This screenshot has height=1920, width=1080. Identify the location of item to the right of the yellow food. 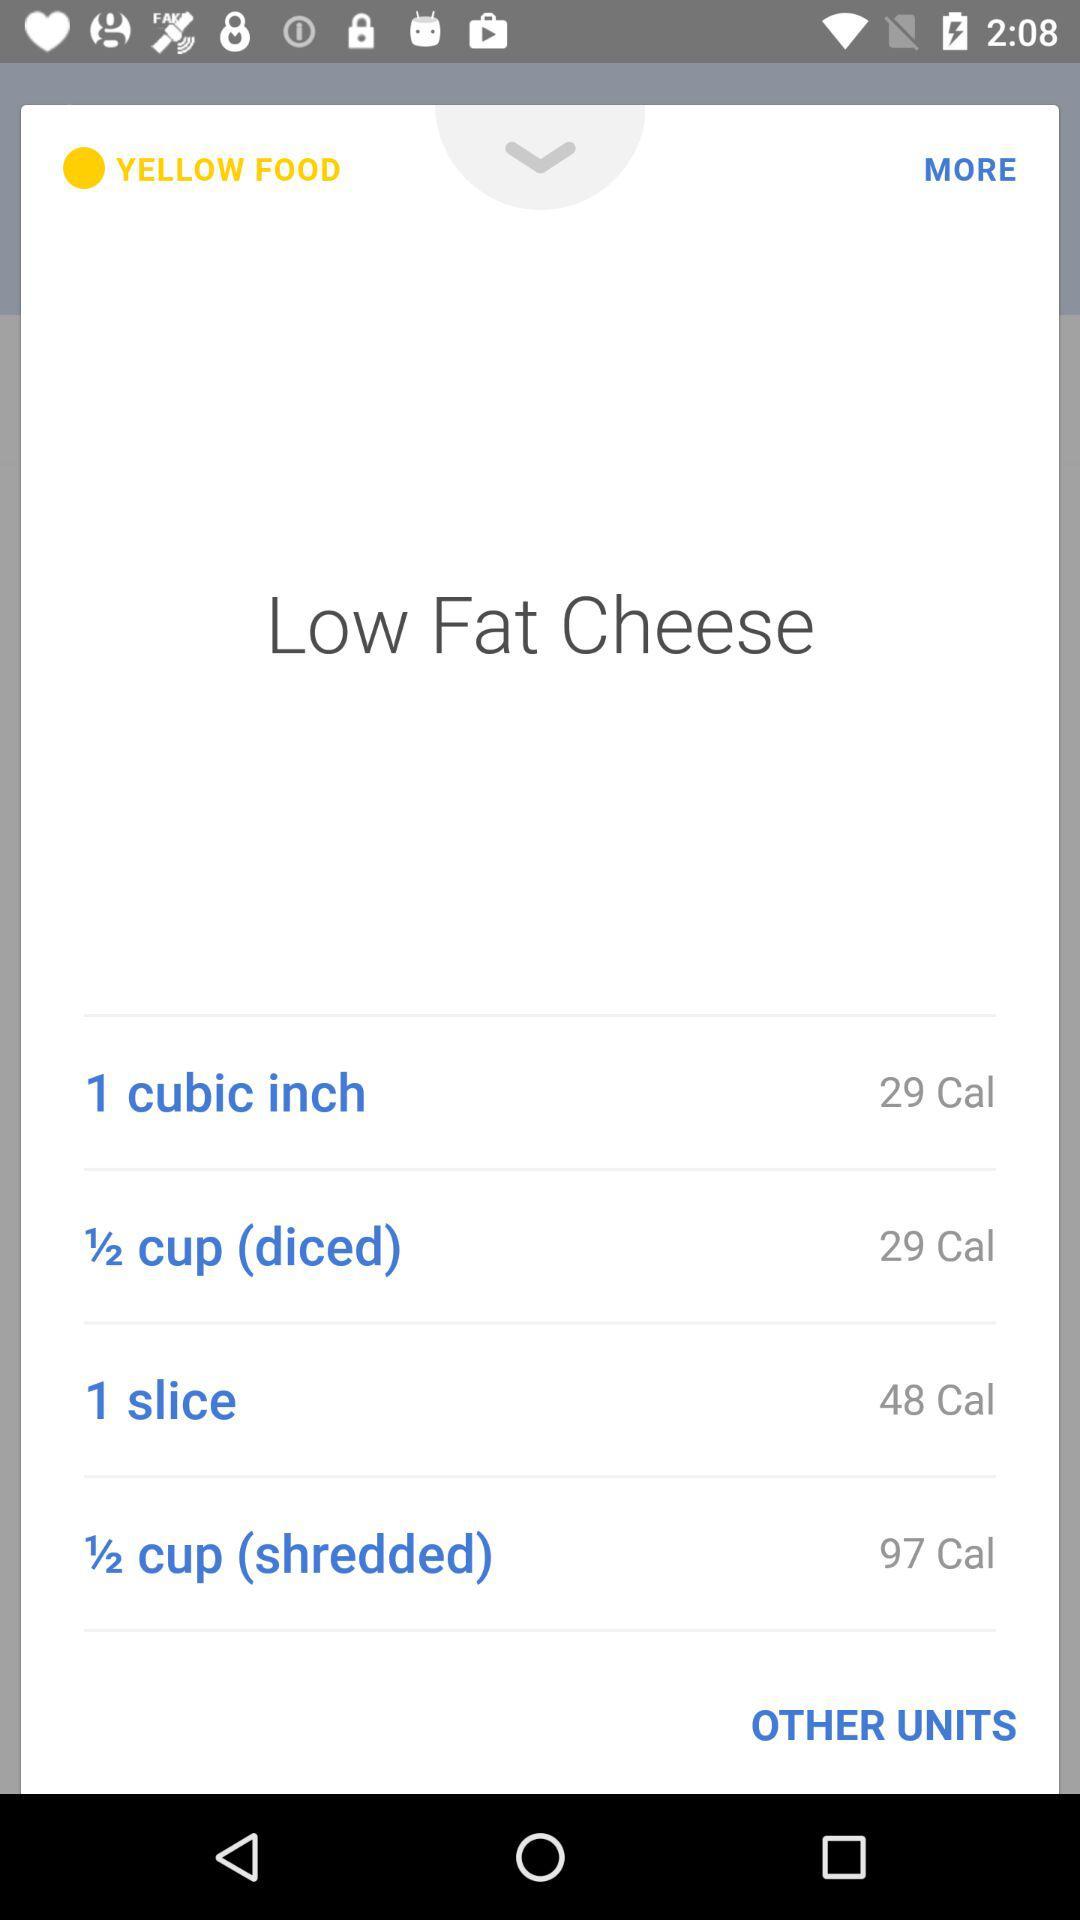
(540, 156).